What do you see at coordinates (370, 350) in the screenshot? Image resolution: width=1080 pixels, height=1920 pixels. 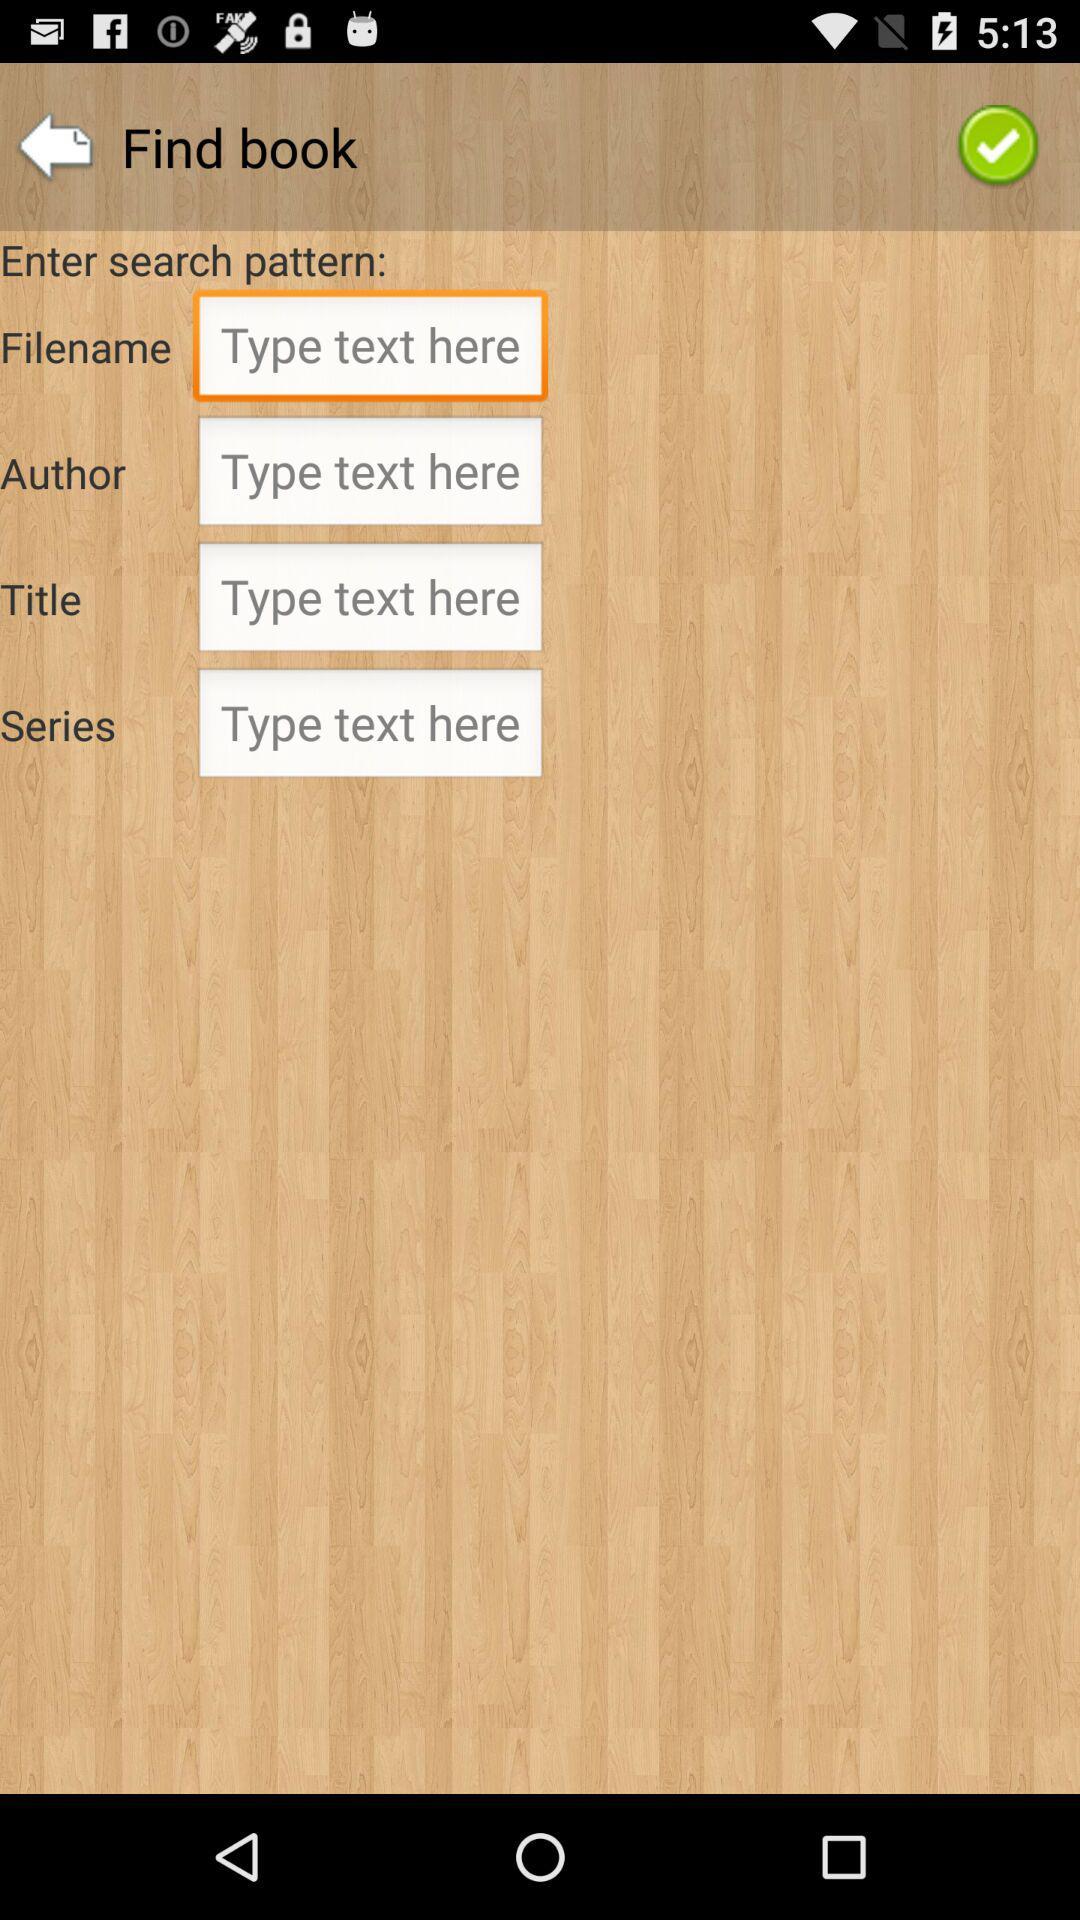 I see `filaname textbox` at bounding box center [370, 350].